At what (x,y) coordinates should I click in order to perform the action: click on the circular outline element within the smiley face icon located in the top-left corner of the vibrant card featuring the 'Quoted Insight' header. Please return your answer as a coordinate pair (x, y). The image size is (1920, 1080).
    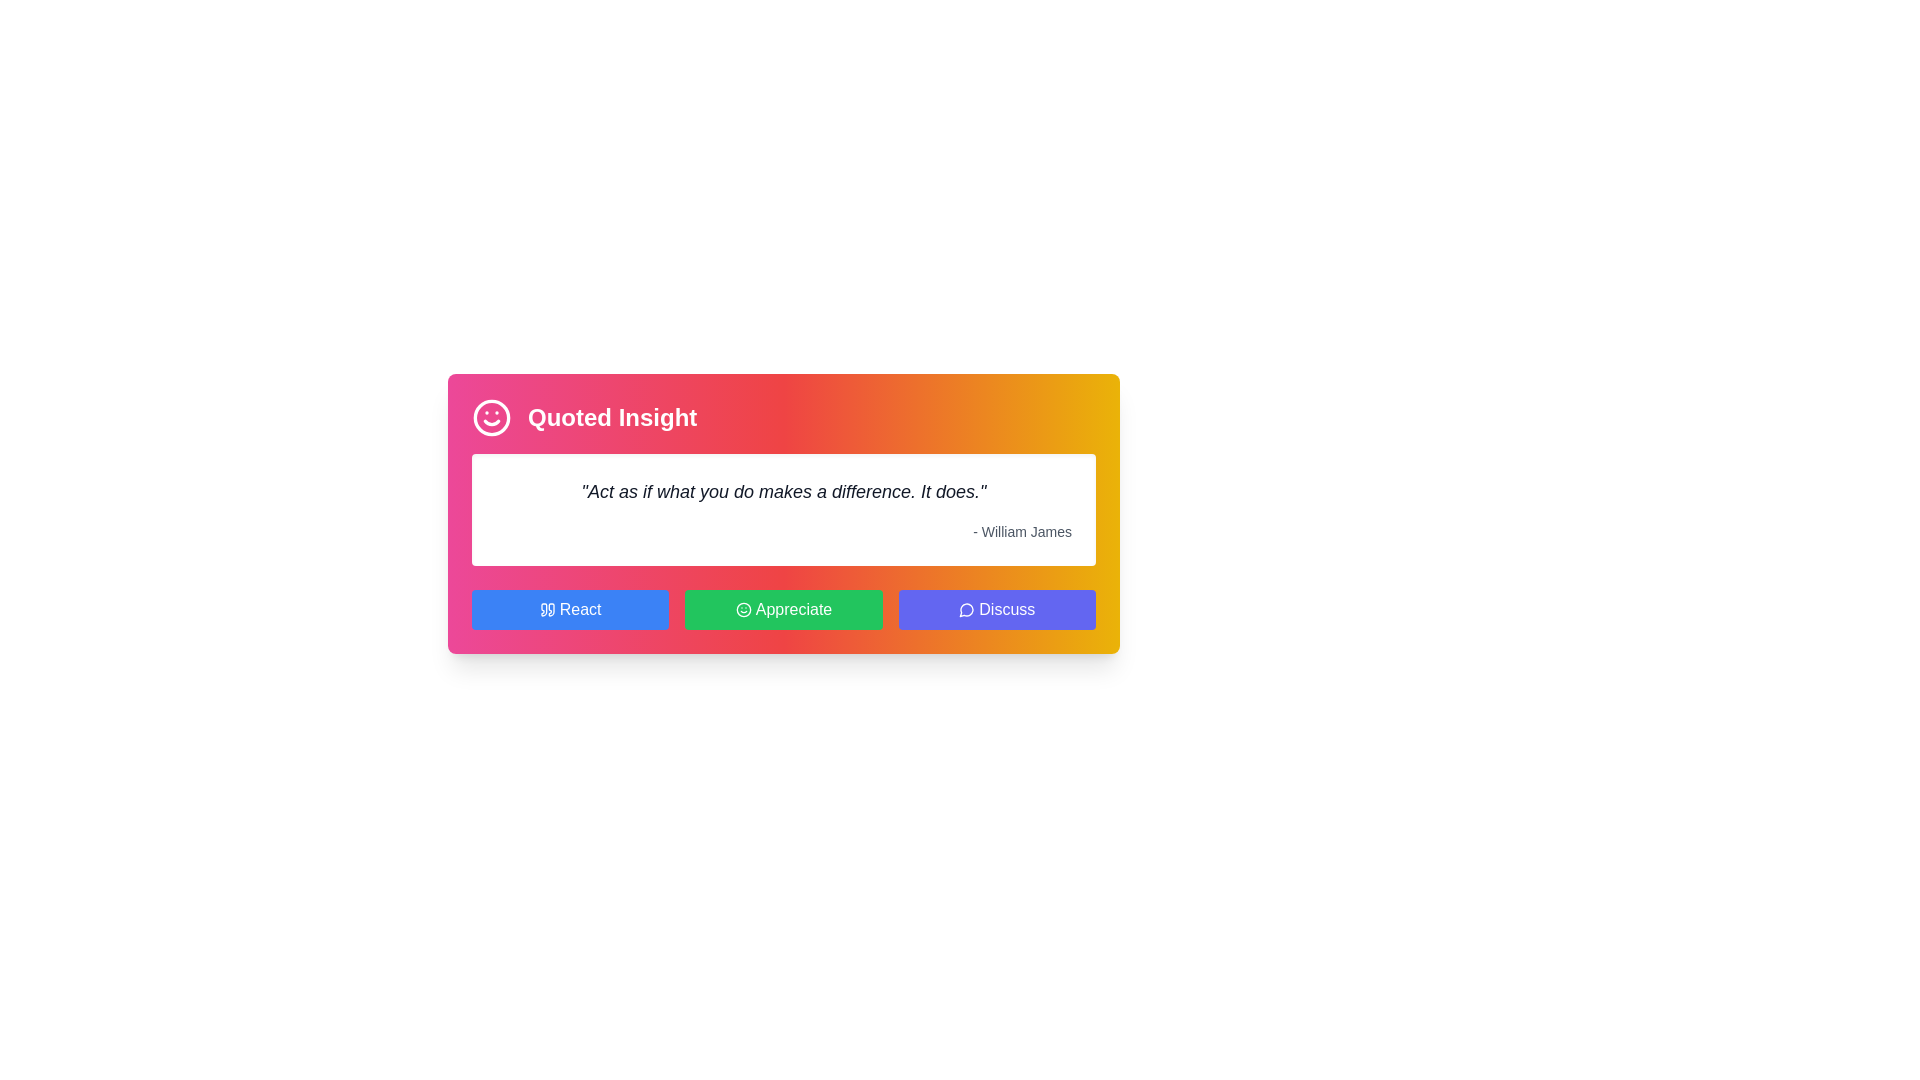
    Looking at the image, I should click on (742, 608).